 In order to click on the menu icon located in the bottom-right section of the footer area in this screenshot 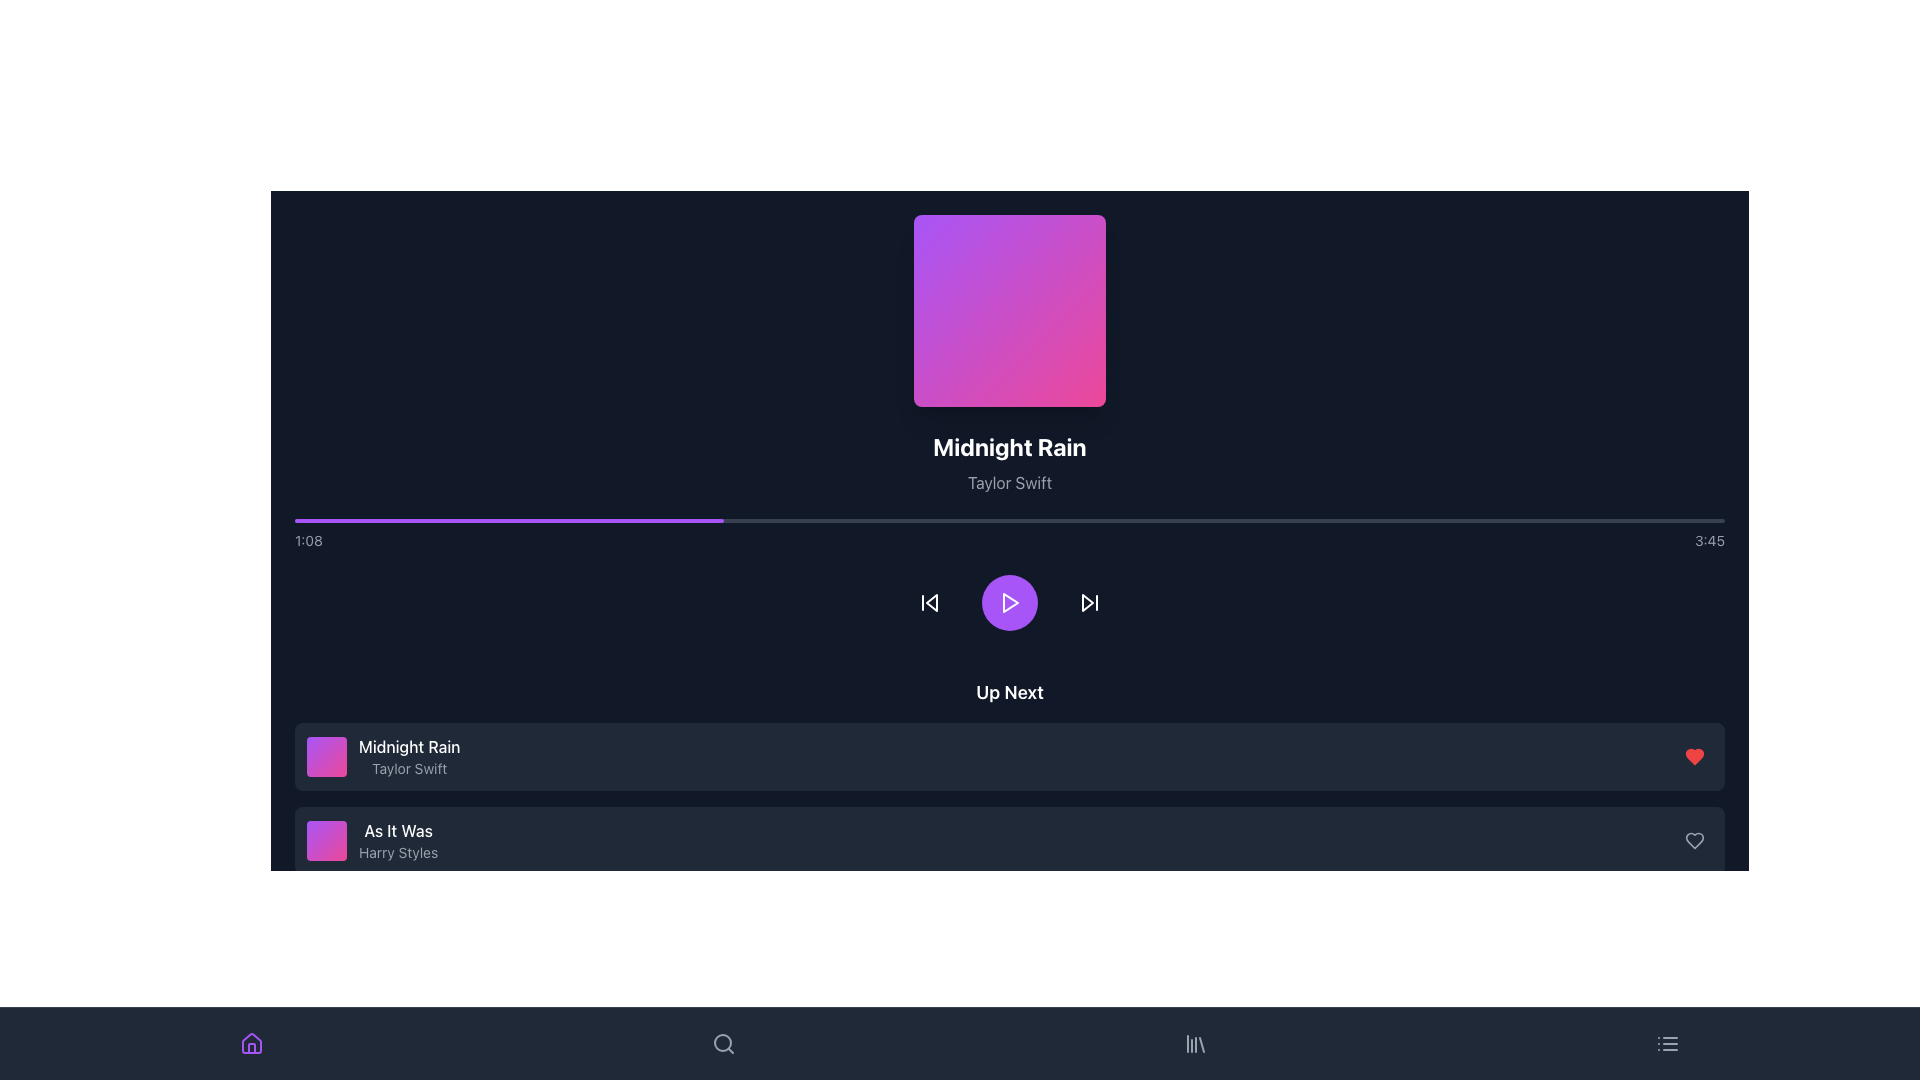, I will do `click(1668, 1043)`.